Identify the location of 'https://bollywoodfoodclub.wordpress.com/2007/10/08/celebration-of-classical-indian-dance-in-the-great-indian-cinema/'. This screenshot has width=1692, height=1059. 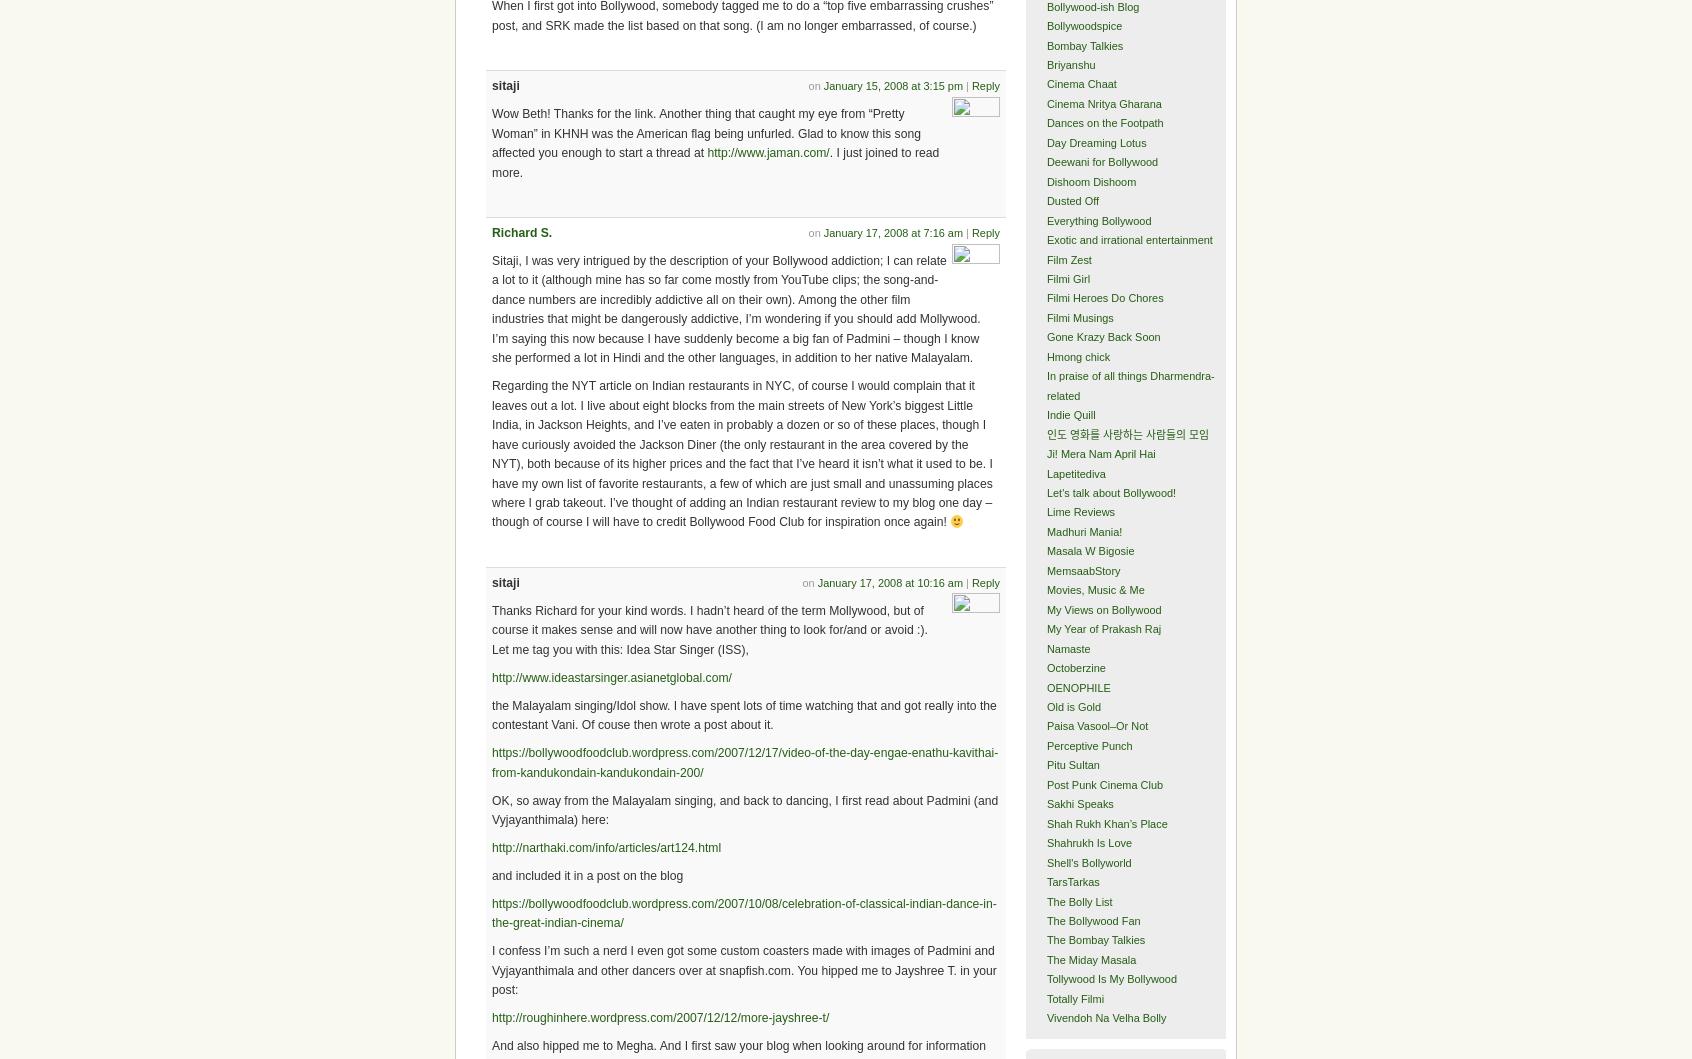
(742, 912).